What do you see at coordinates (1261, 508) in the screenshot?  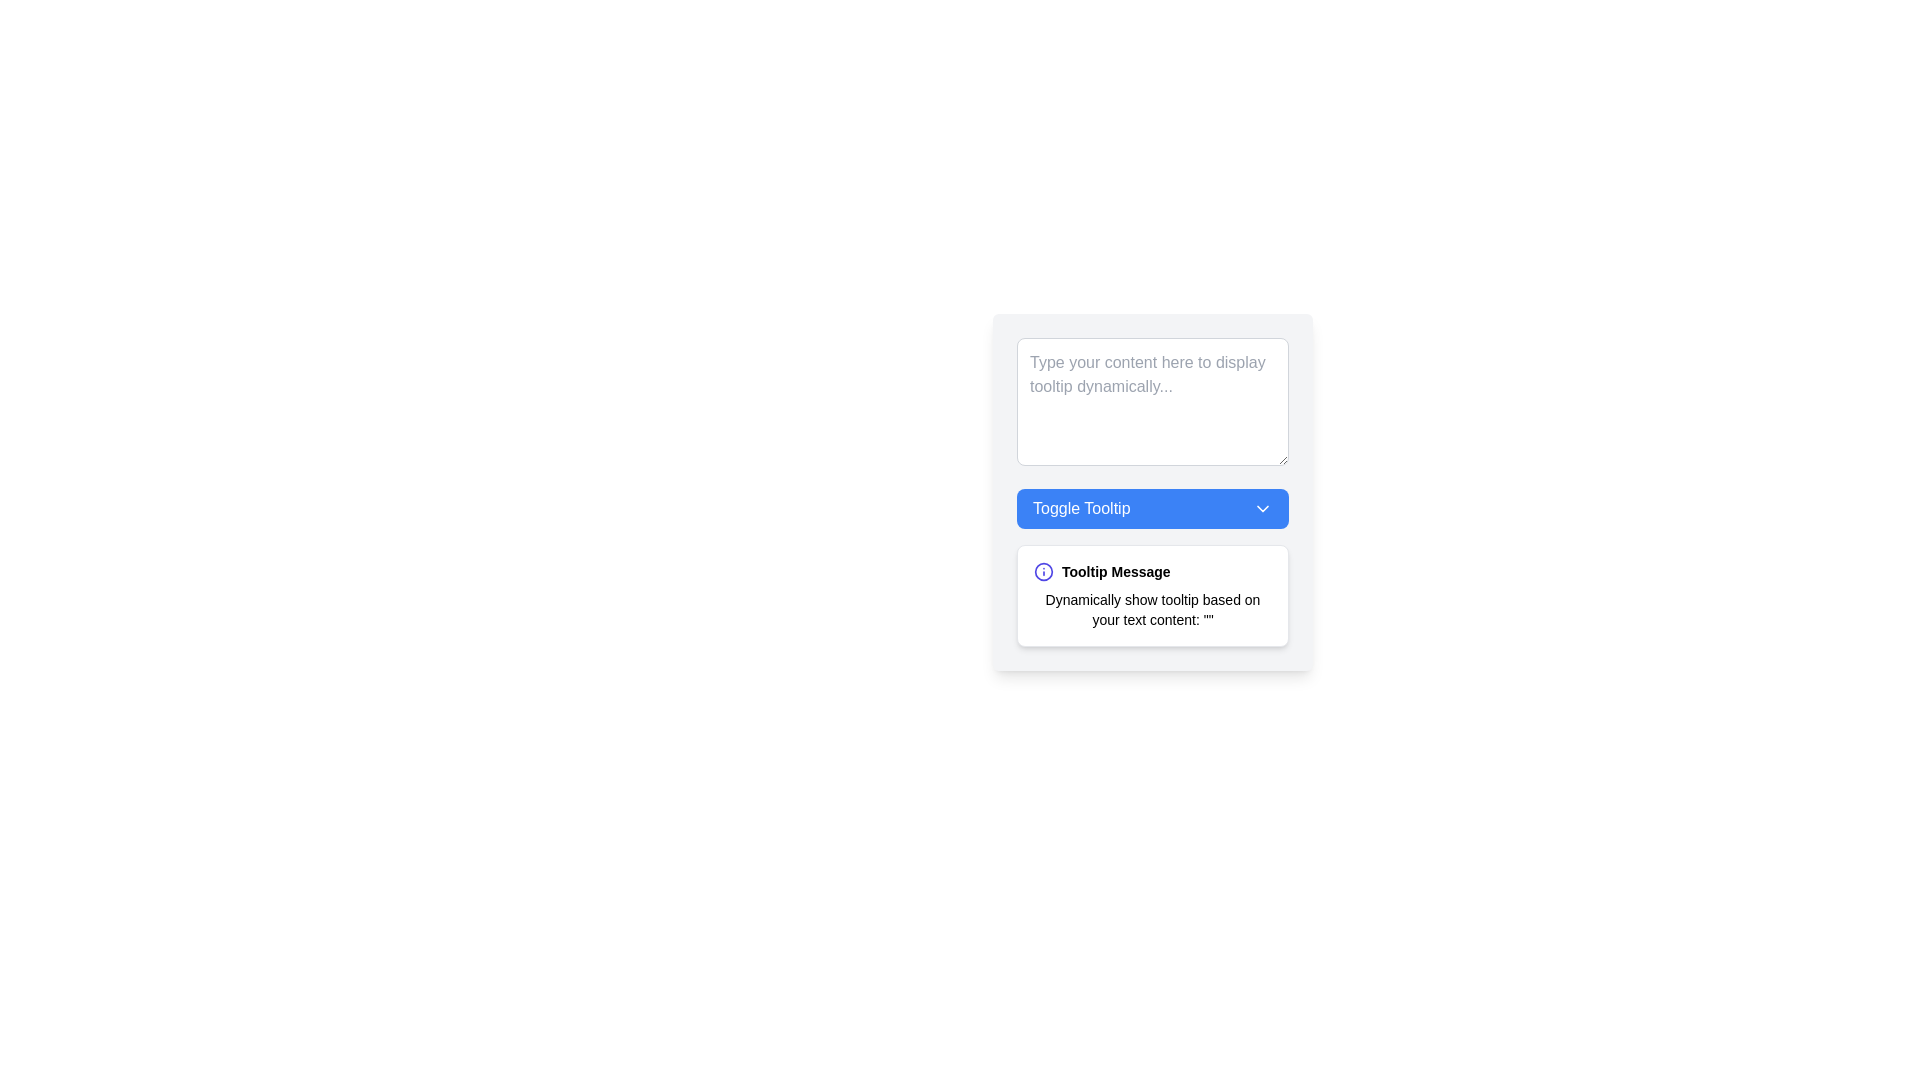 I see `the downward-pointing chevron icon located within the 'Toggle Tooltip' button` at bounding box center [1261, 508].